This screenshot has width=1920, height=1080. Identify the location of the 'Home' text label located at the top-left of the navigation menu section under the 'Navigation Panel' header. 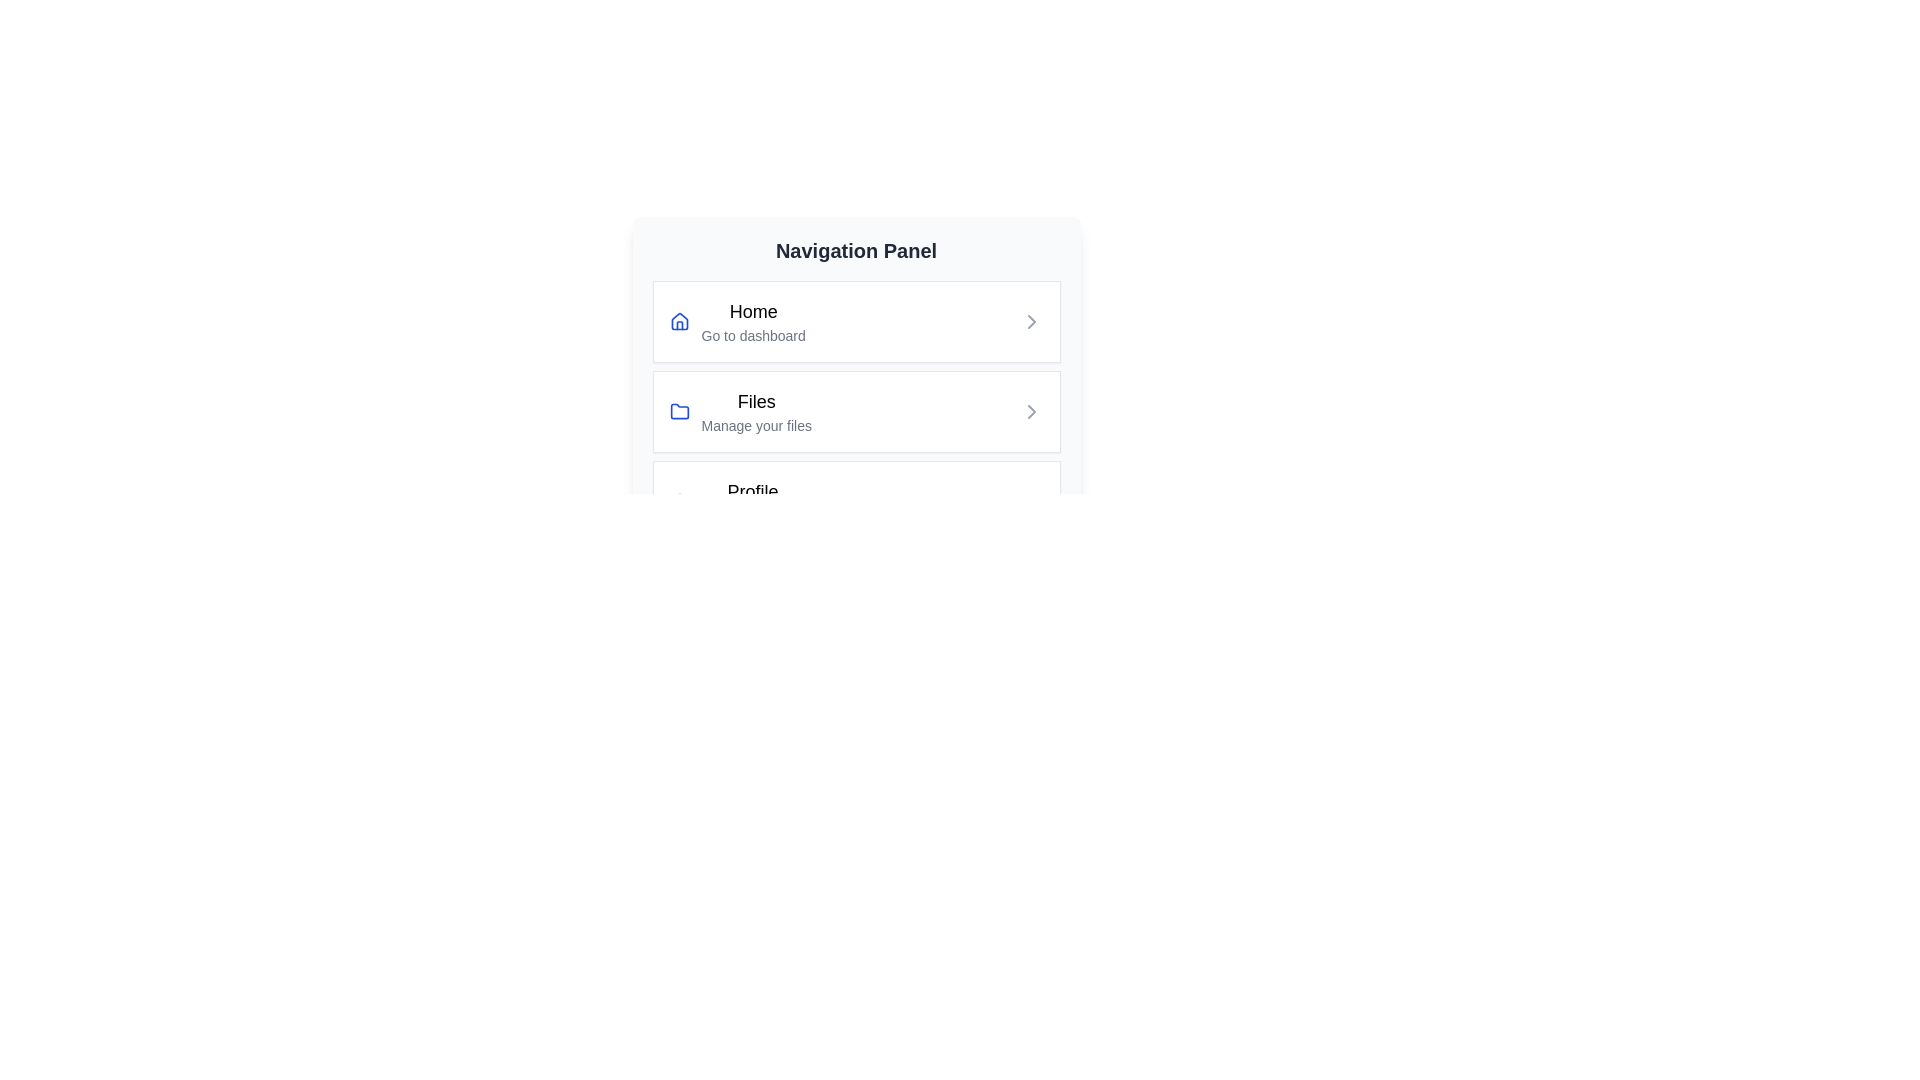
(752, 312).